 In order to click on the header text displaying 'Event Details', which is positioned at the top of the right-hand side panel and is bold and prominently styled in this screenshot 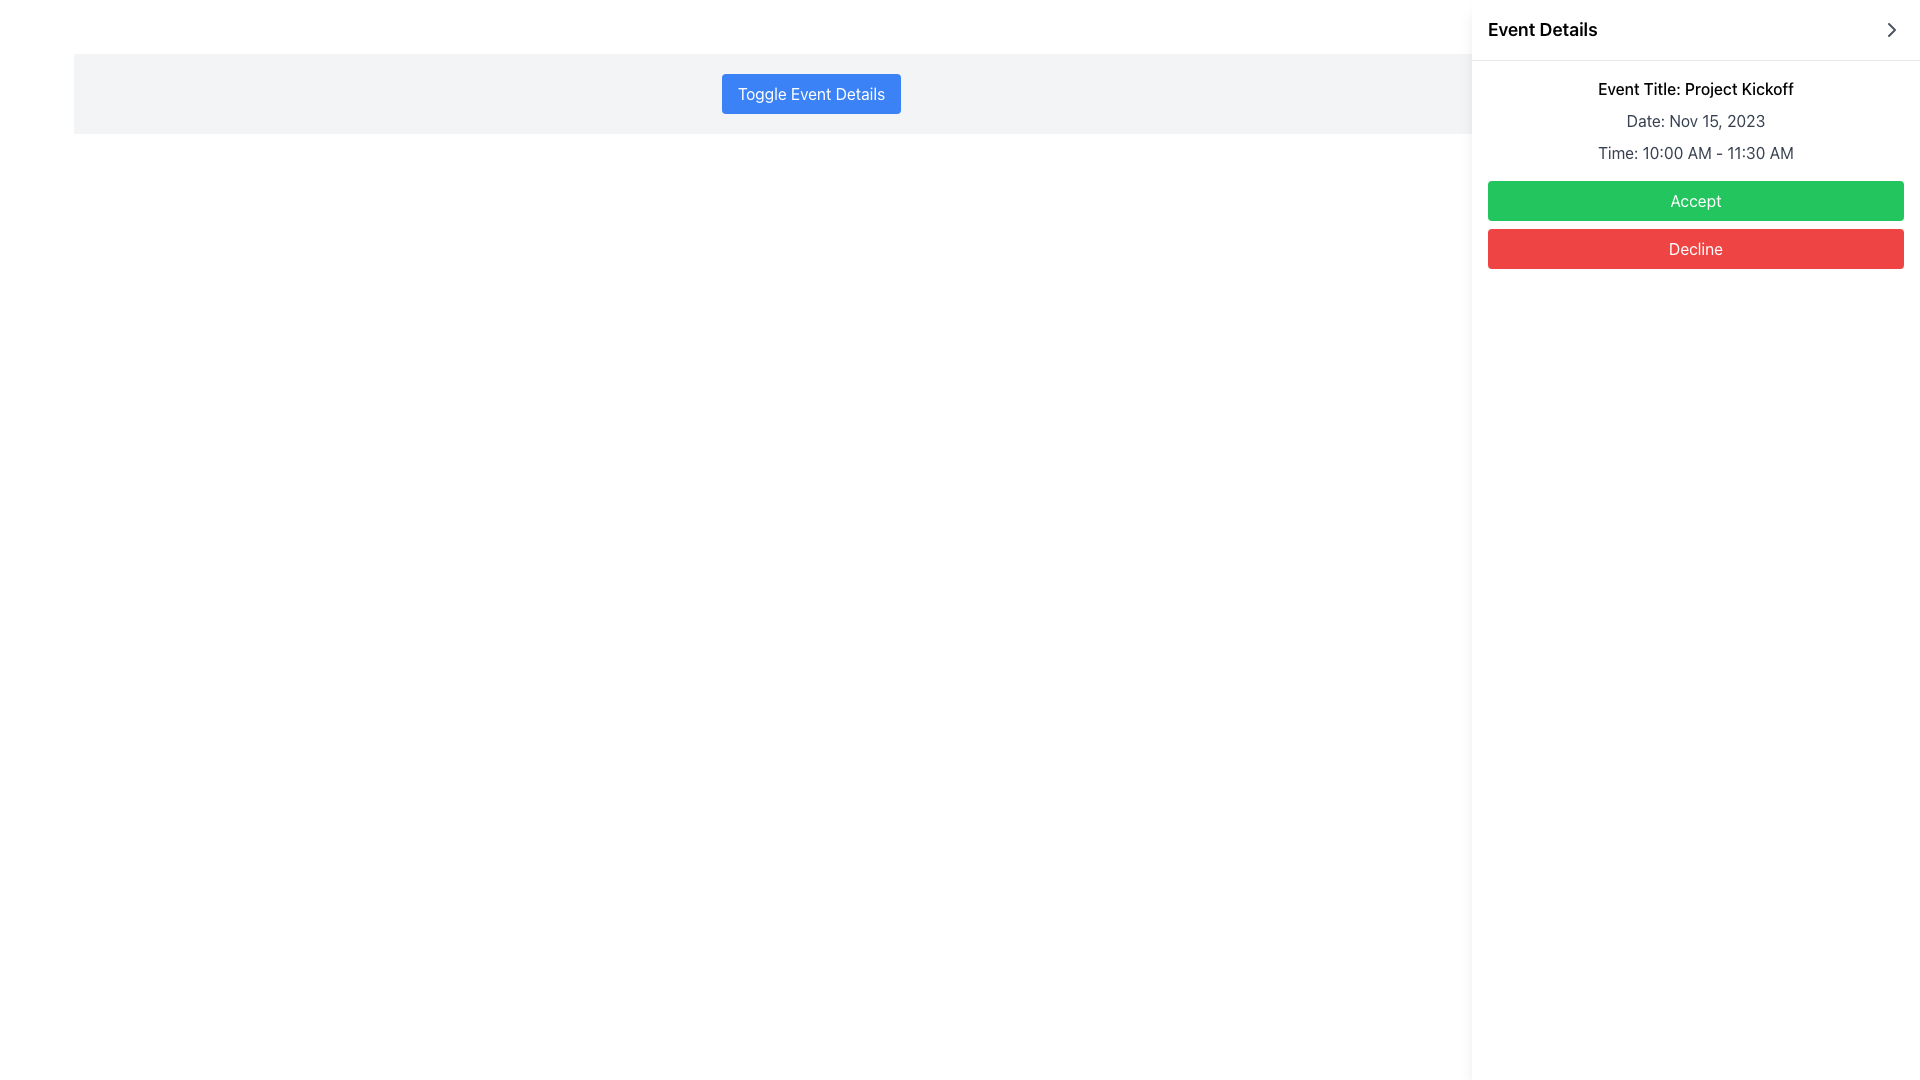, I will do `click(1541, 30)`.